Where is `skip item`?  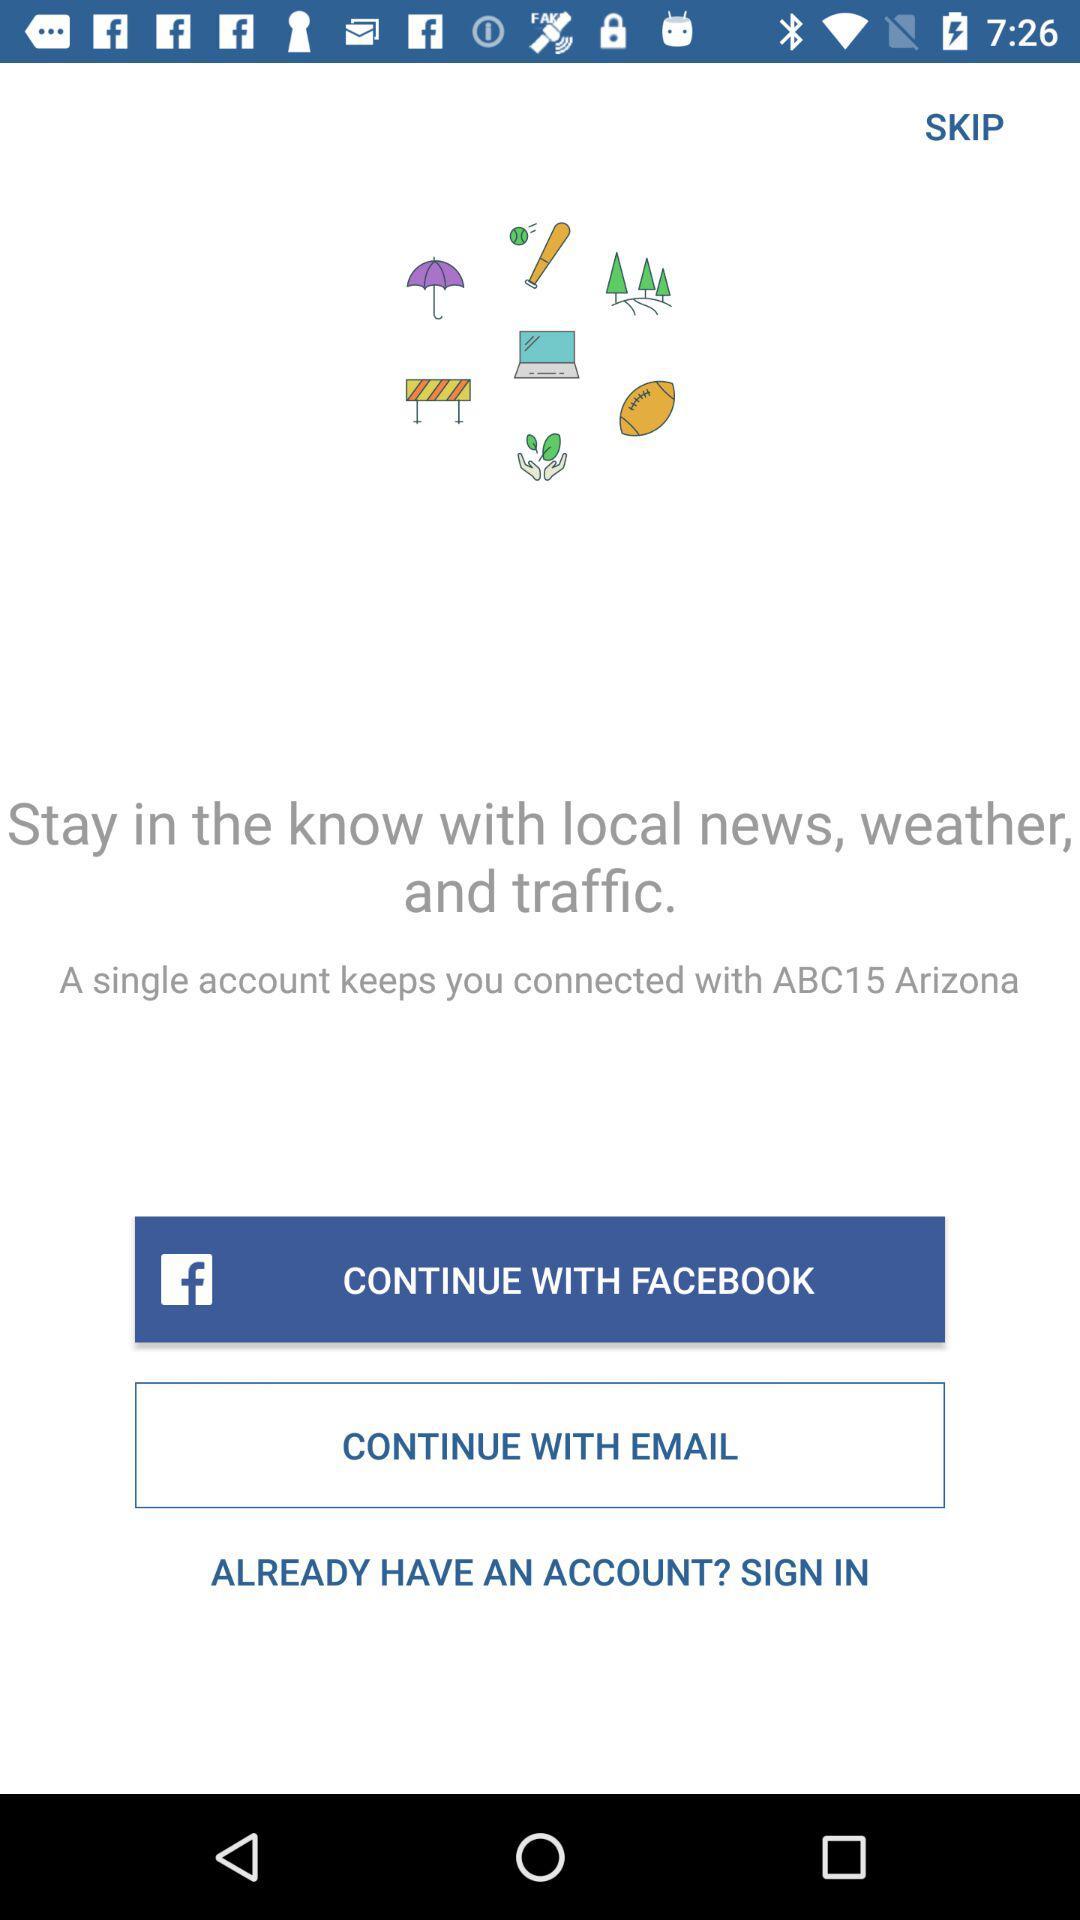
skip item is located at coordinates (963, 124).